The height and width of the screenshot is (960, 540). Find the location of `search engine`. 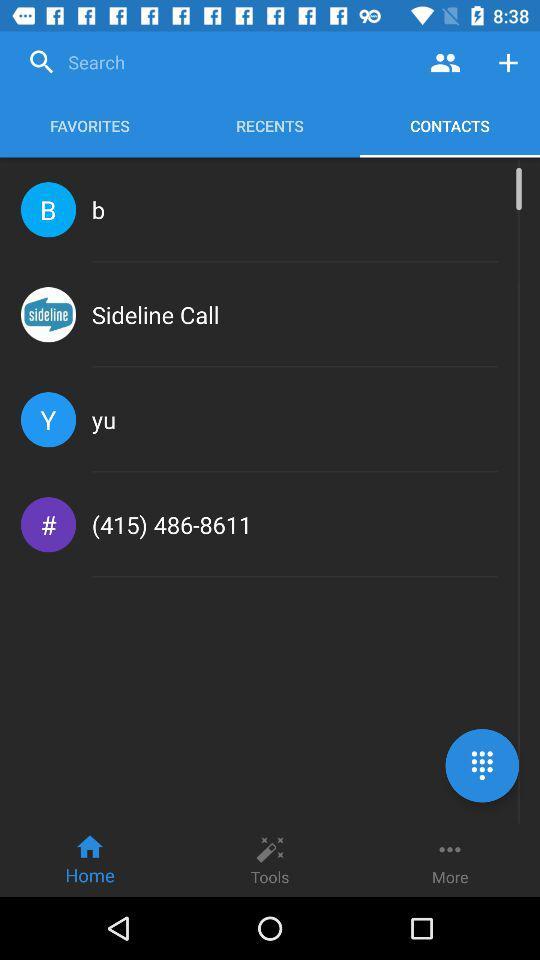

search engine is located at coordinates (216, 62).